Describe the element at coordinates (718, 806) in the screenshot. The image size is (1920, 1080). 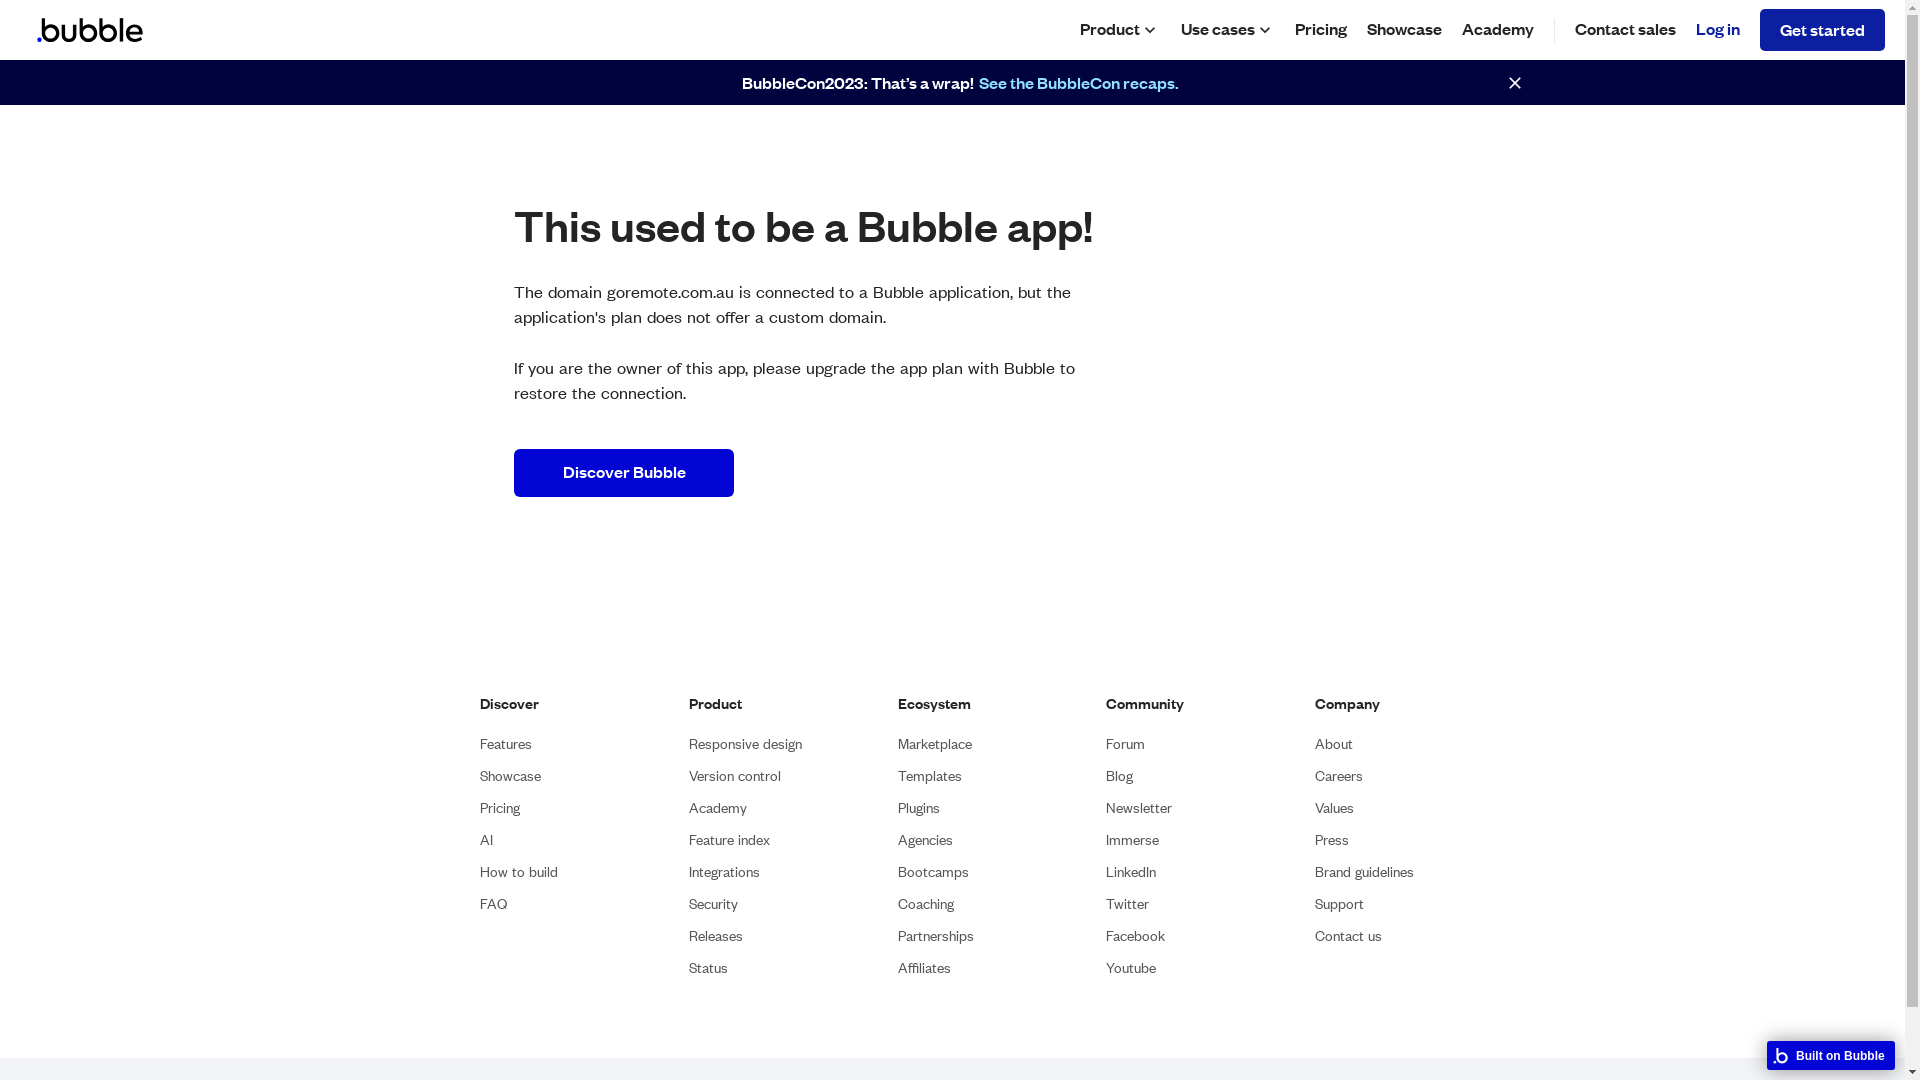
I see `'Academy'` at that location.